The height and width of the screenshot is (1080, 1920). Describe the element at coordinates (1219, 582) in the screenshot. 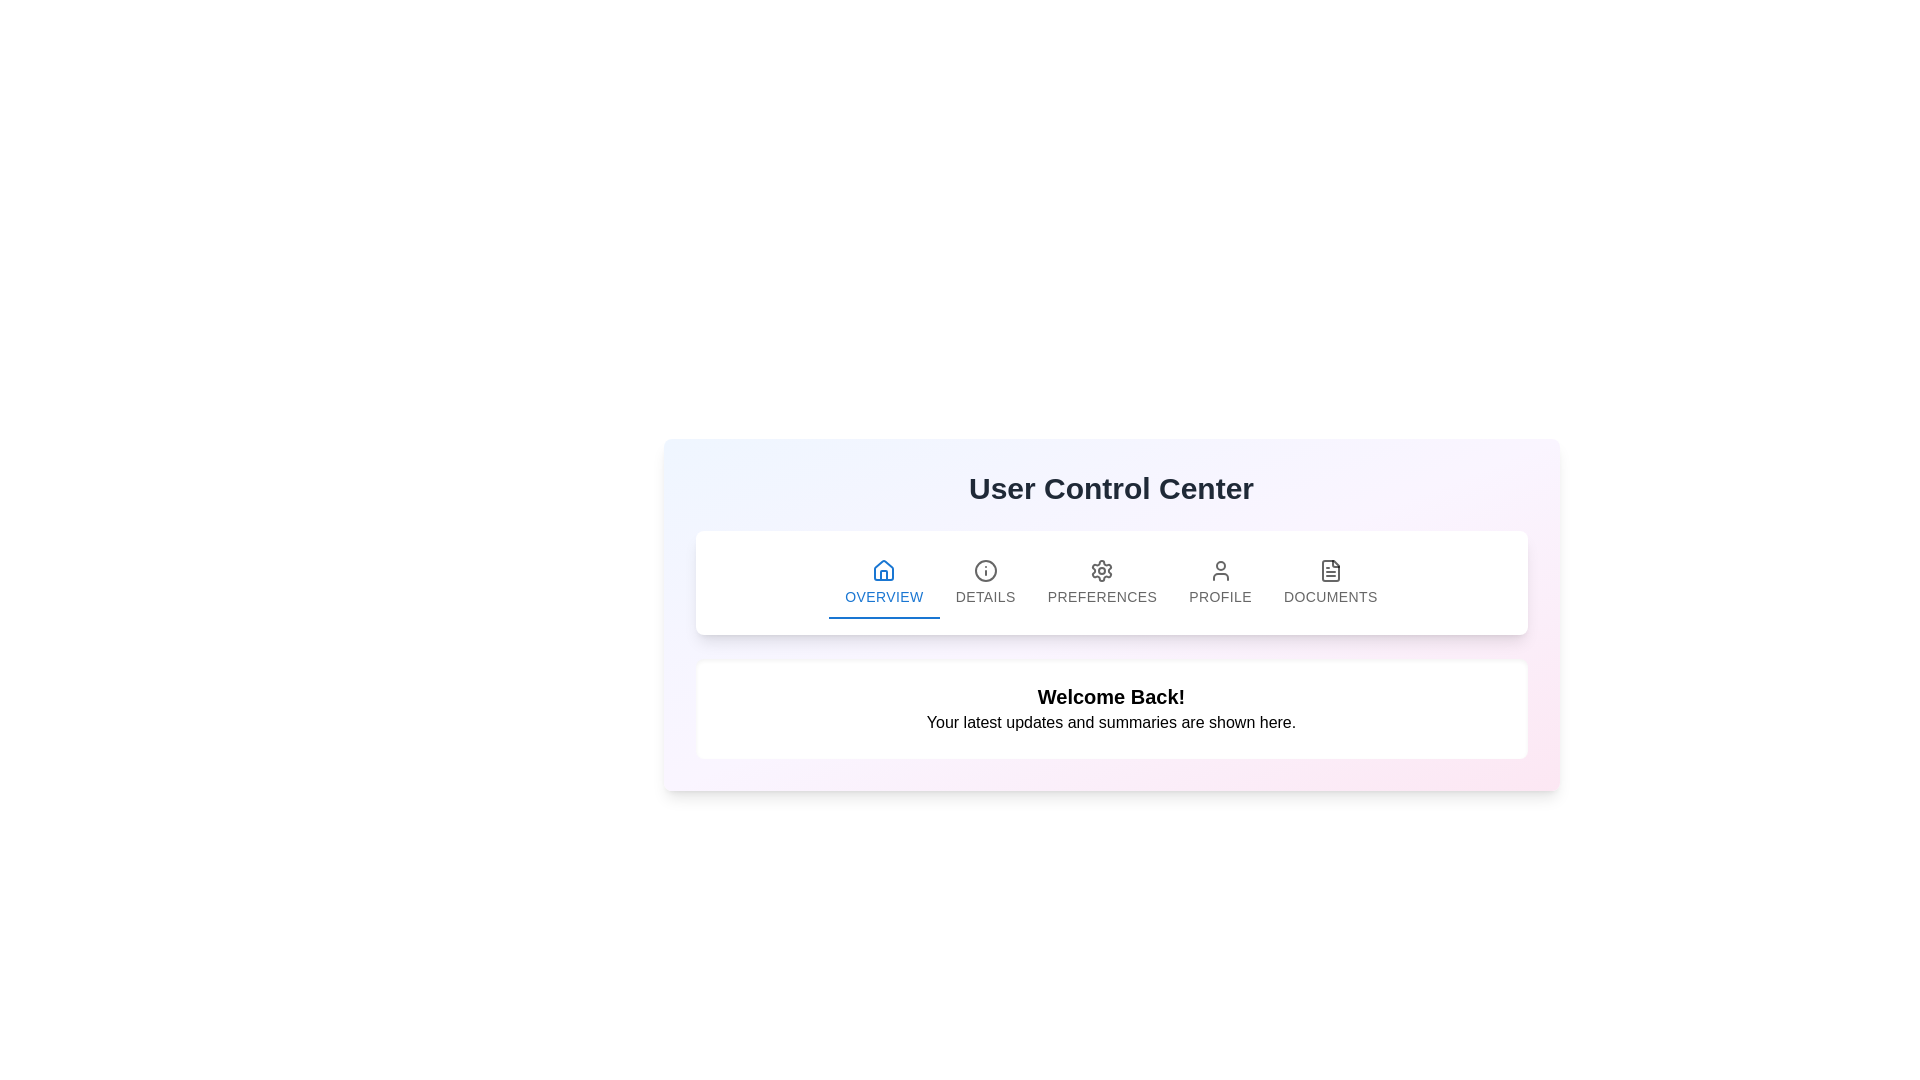

I see `the 'Profile' tab button, which is the fourth tab in a horizontal navigation bar` at that location.